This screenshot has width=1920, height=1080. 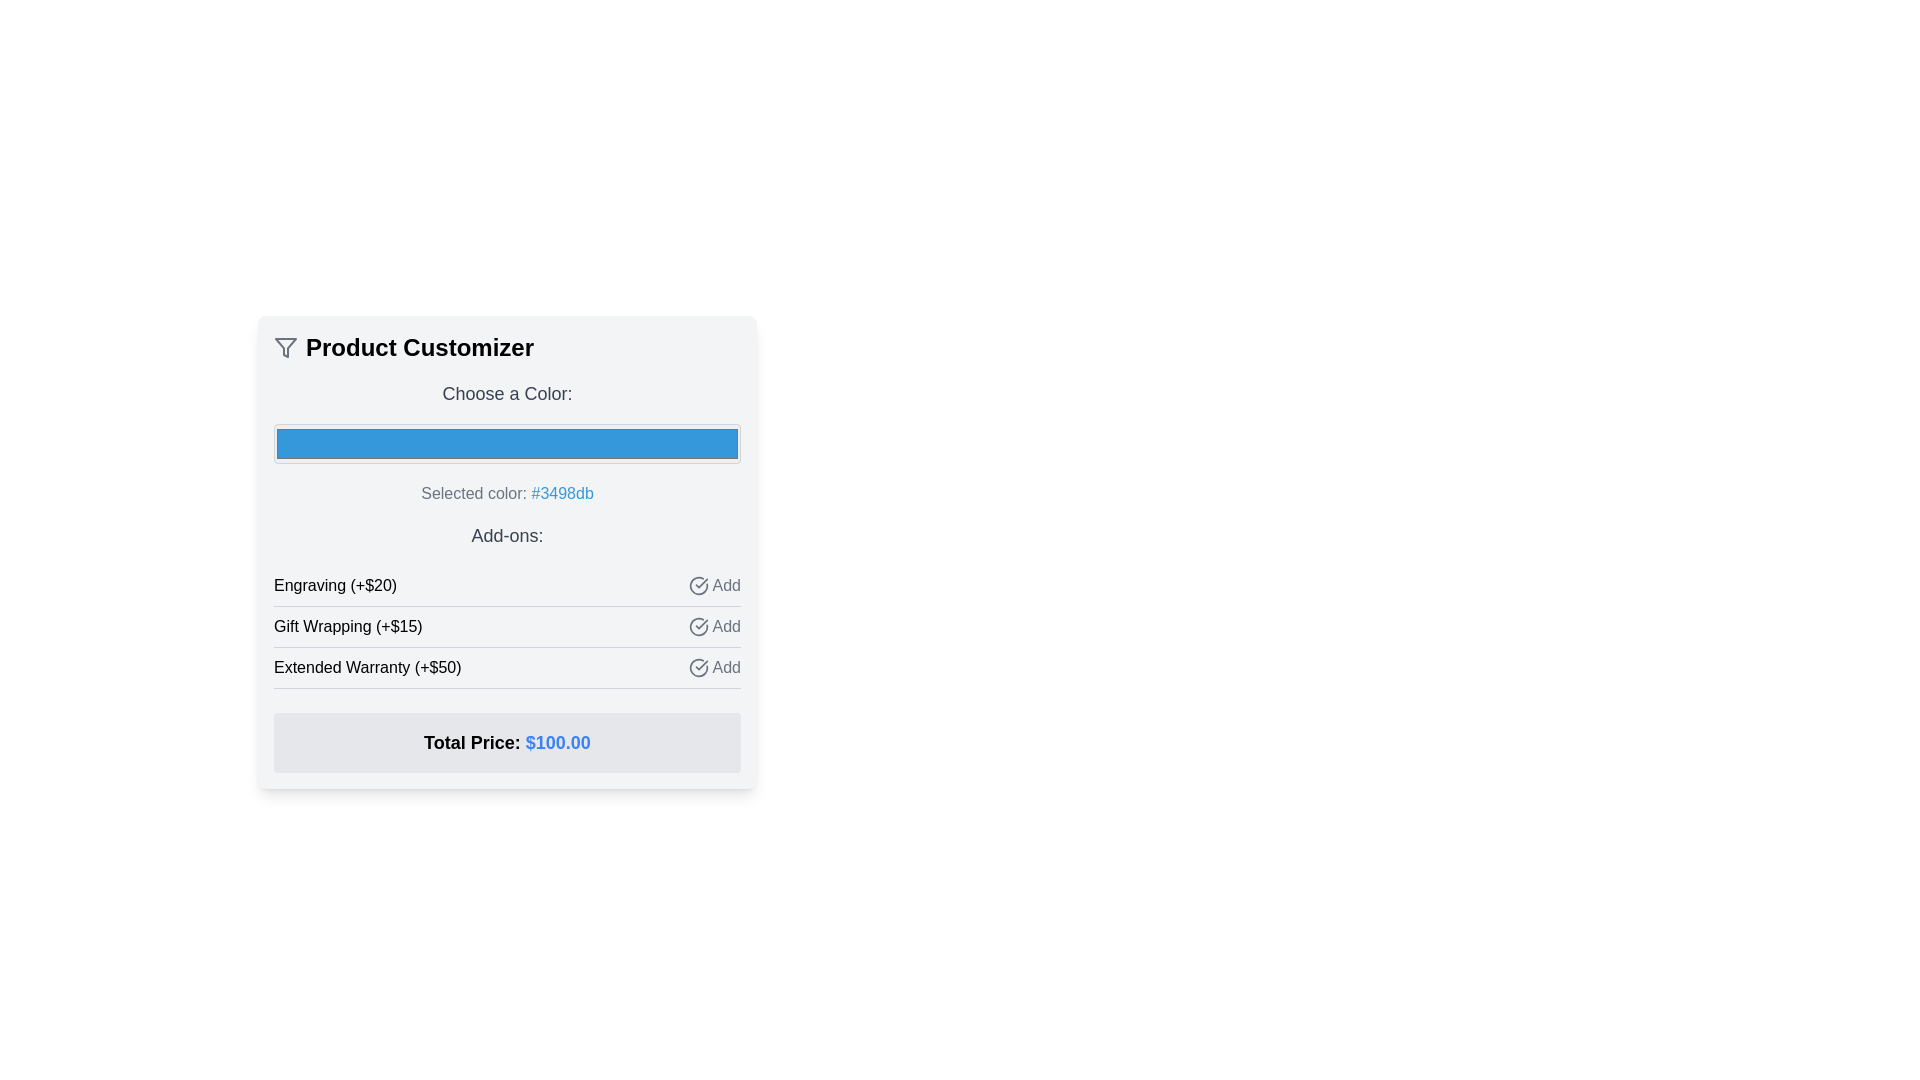 I want to click on the 'Add Engraving' button located on the right side of the 'Engraving (+$20)' labeled row in the Product Customizer module, so click(x=714, y=585).